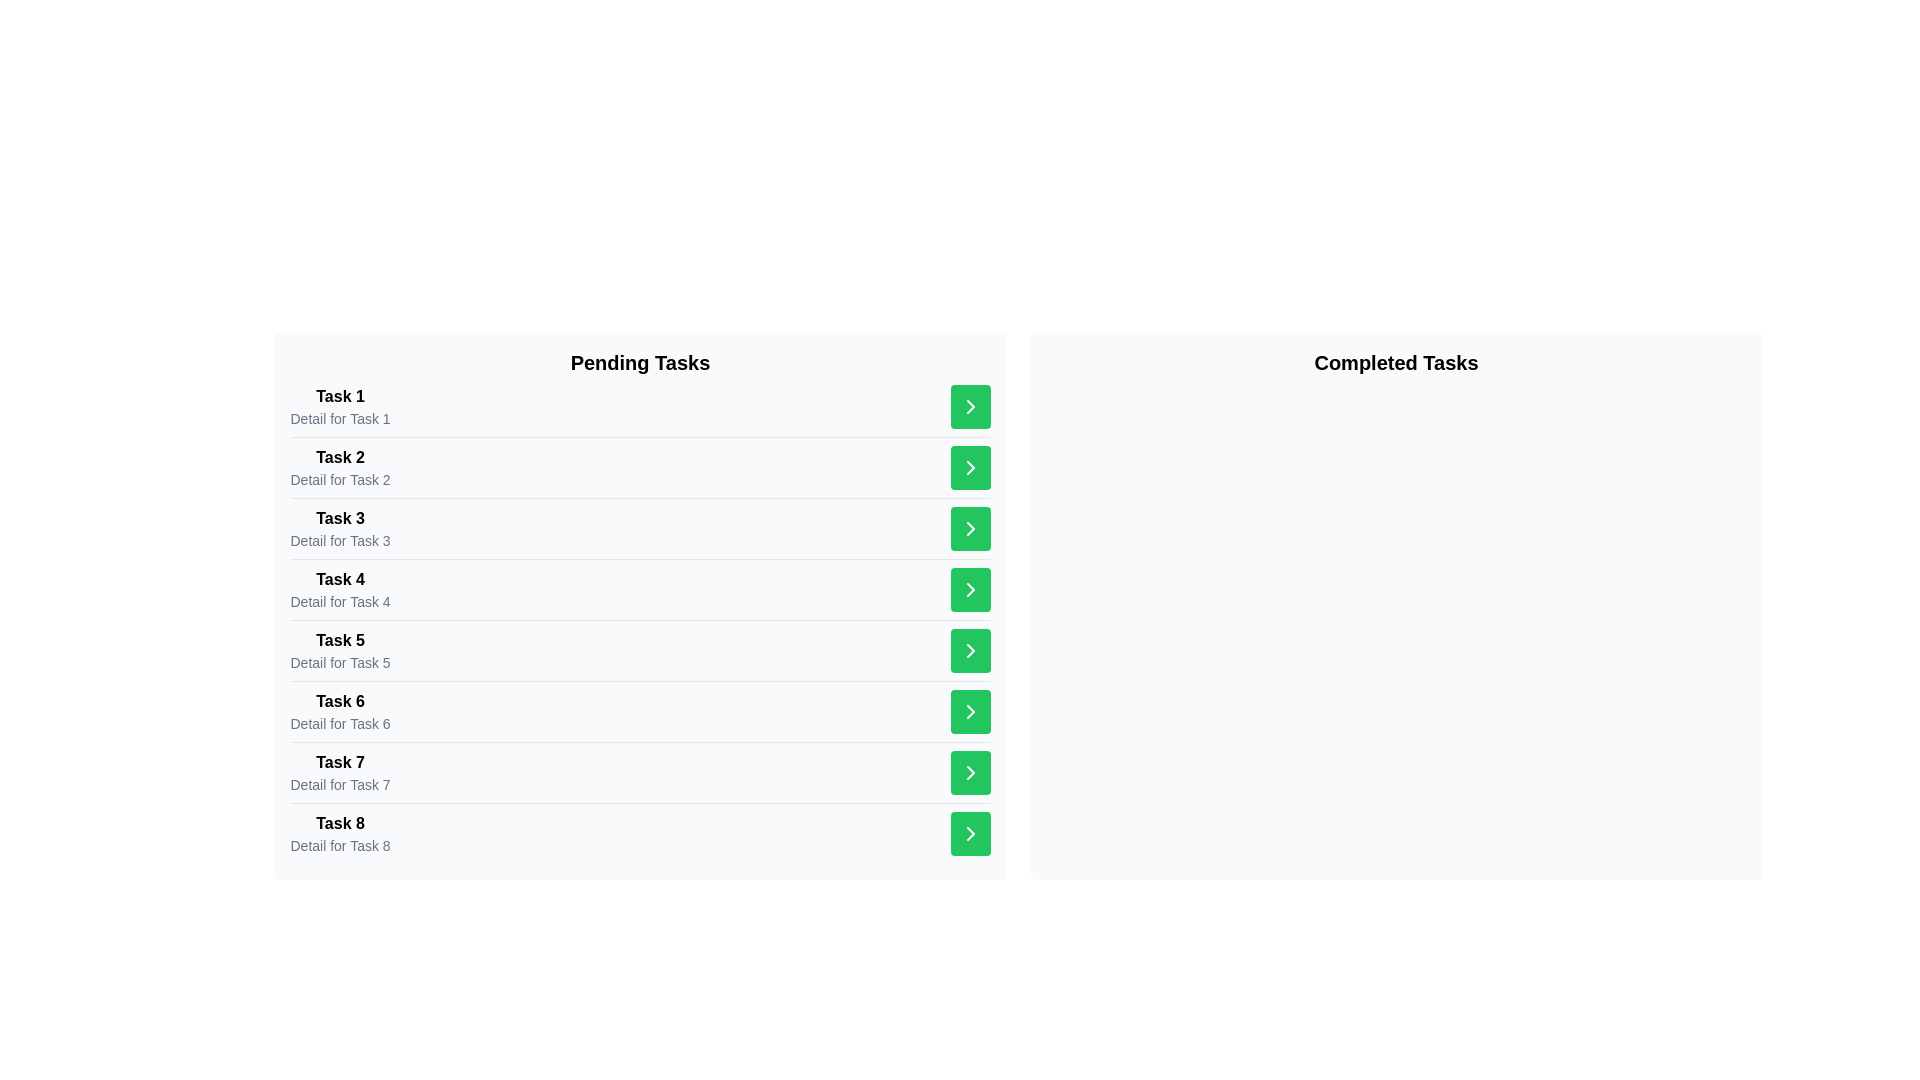 The image size is (1920, 1080). Describe the element at coordinates (340, 651) in the screenshot. I see `the Text display element that provides information about 'Task 5' in the 'Pending Tasks' section, specifically the fifth item in the list` at that location.